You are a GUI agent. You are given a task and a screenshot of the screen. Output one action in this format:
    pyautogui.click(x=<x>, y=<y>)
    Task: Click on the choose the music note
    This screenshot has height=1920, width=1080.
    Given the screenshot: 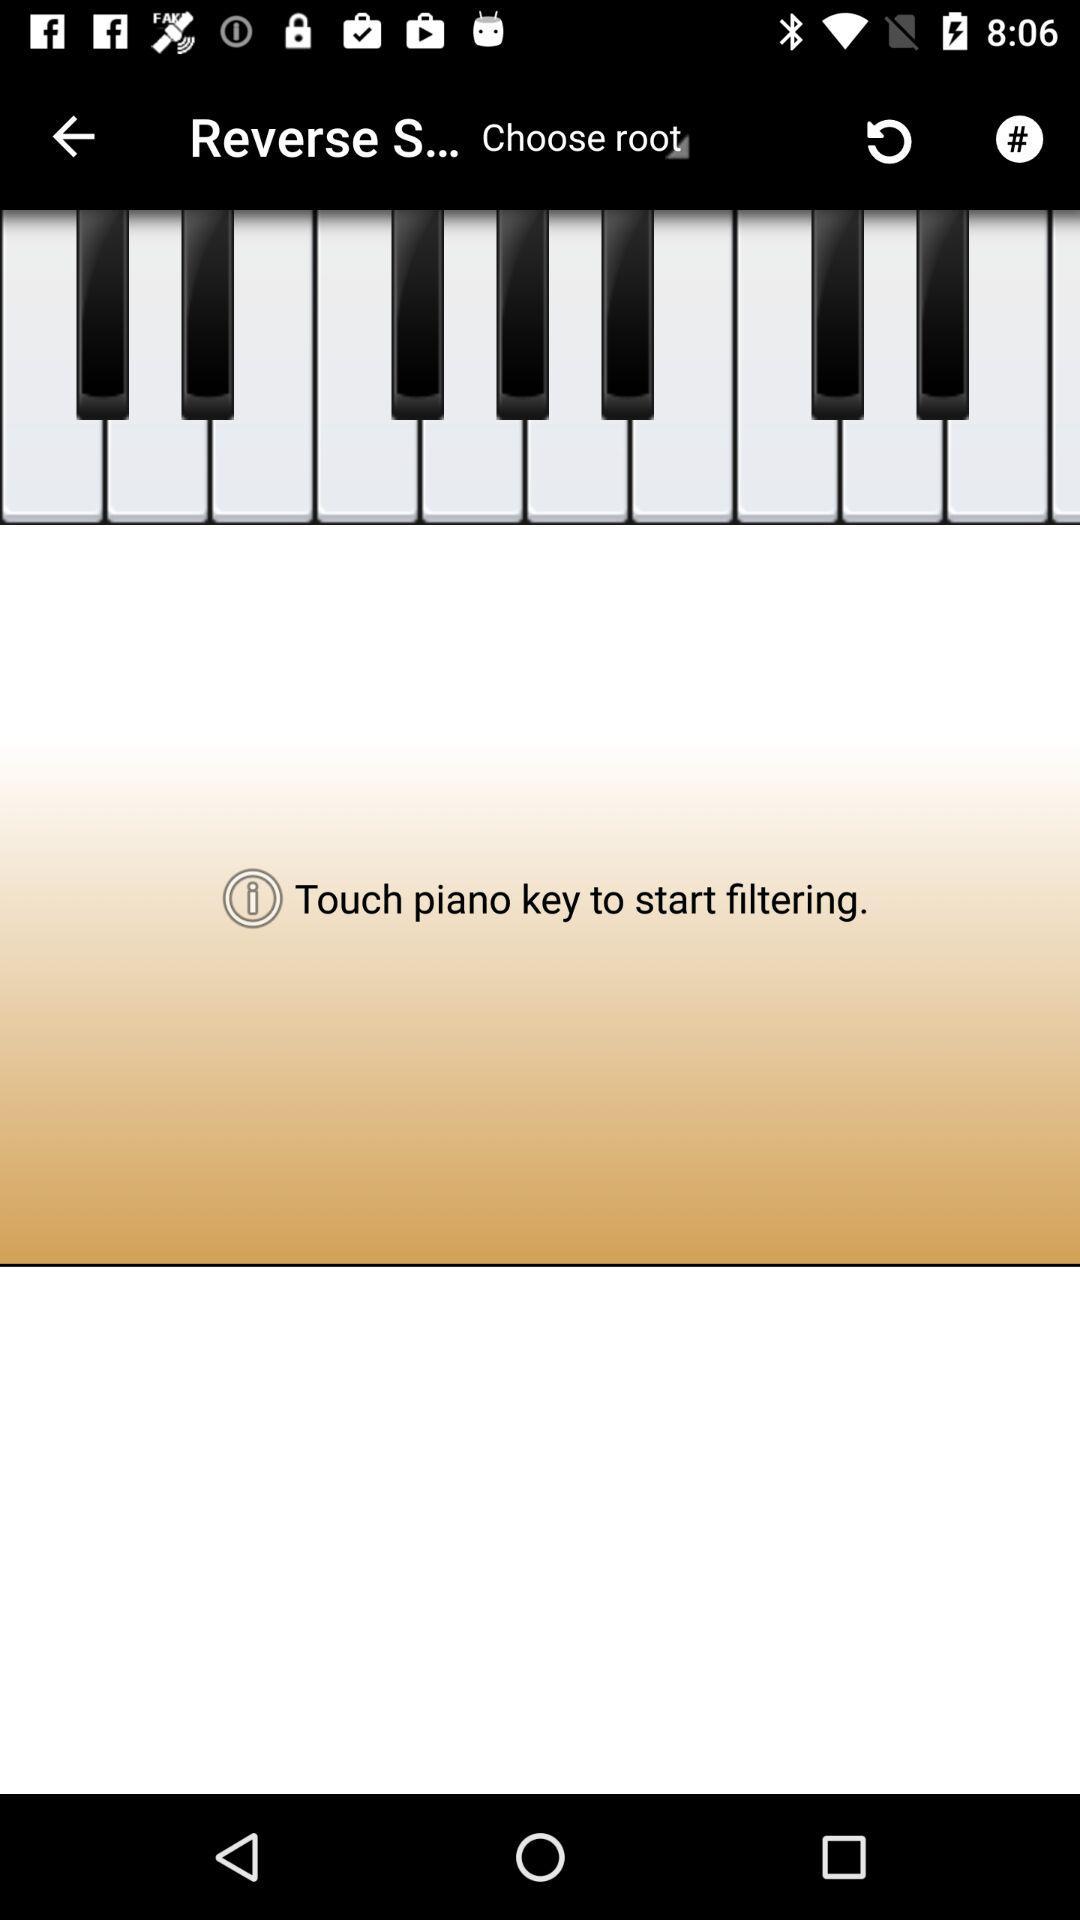 What is the action you would take?
    pyautogui.click(x=1063, y=367)
    